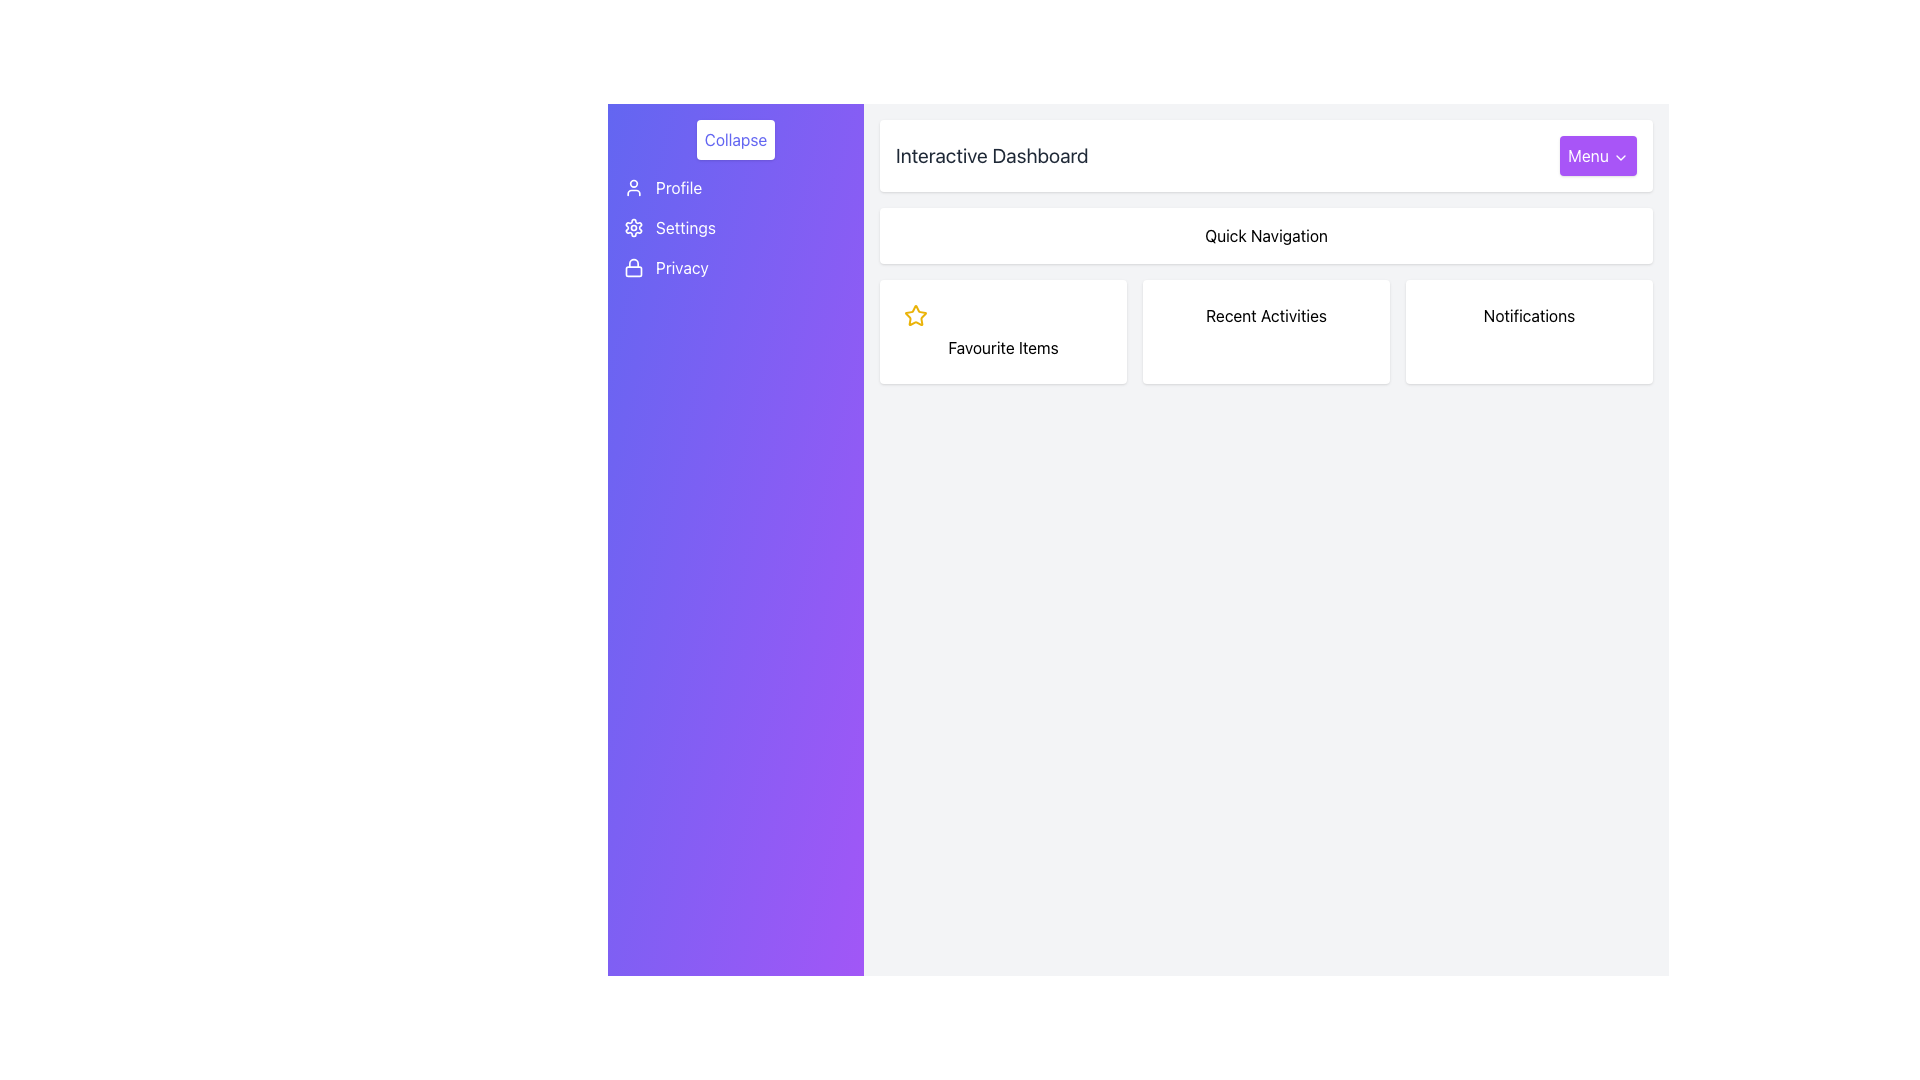 The height and width of the screenshot is (1080, 1920). Describe the element at coordinates (734, 226) in the screenshot. I see `the 'Settings' menu item text label for keyboard interaction` at that location.